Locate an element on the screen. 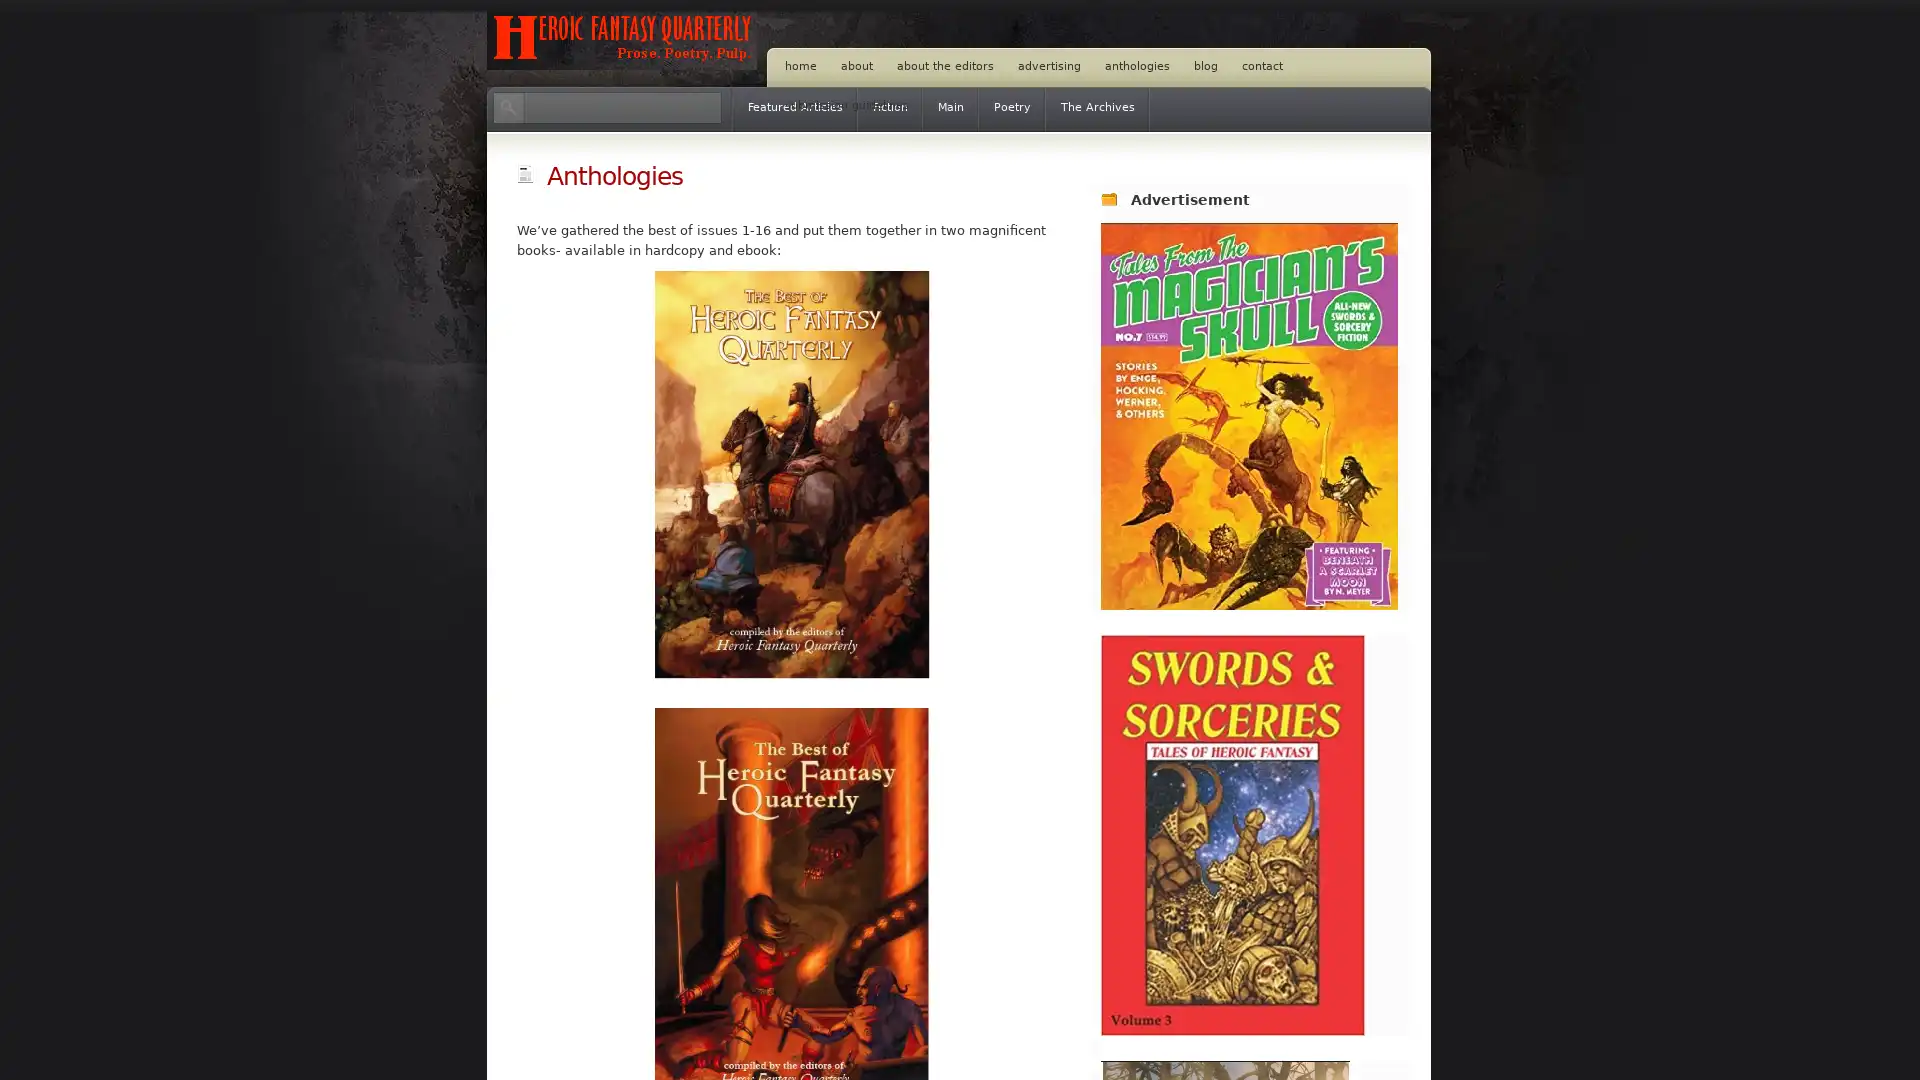 This screenshot has height=1080, width=1920. Search is located at coordinates (508, 108).